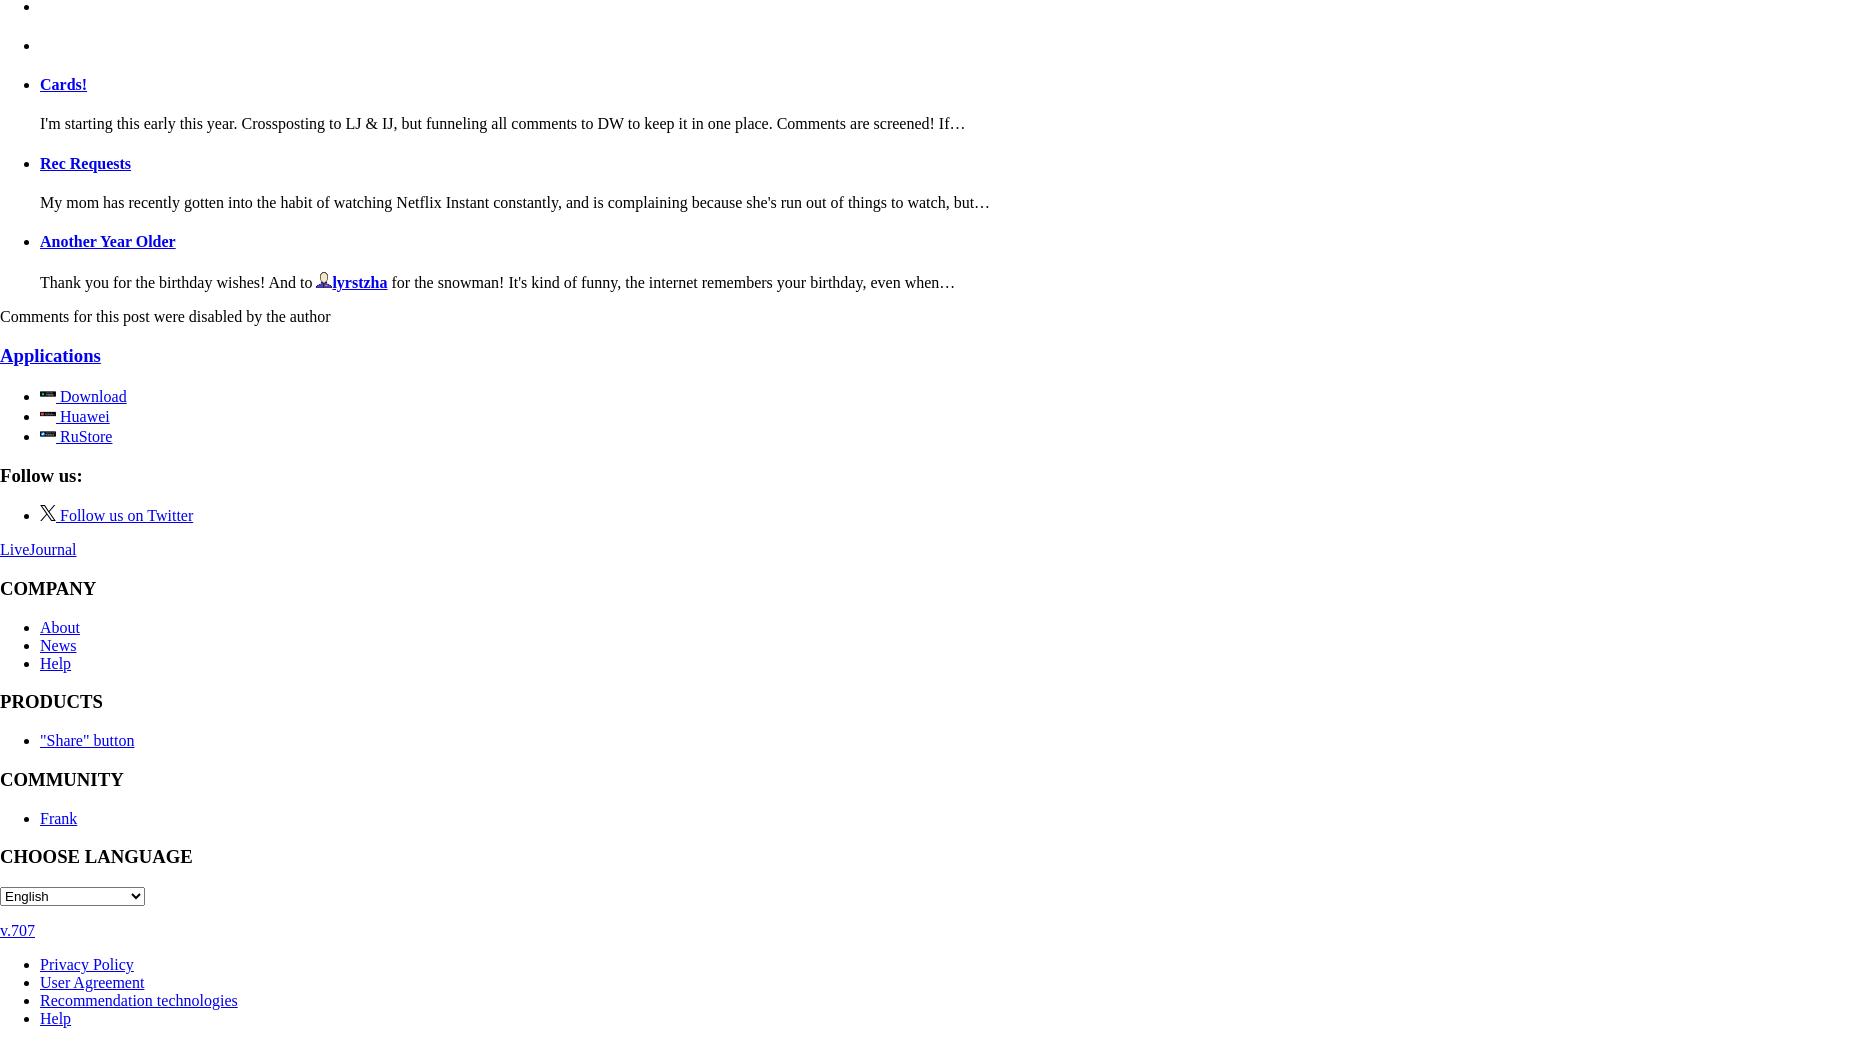 The width and height of the screenshot is (1850, 1043). I want to click on 'I'm starting this early this year. Crossposting to LJ & IJ, but funneling all comments to DW to keep it in one place. Comments are screened!  If…', so click(502, 123).